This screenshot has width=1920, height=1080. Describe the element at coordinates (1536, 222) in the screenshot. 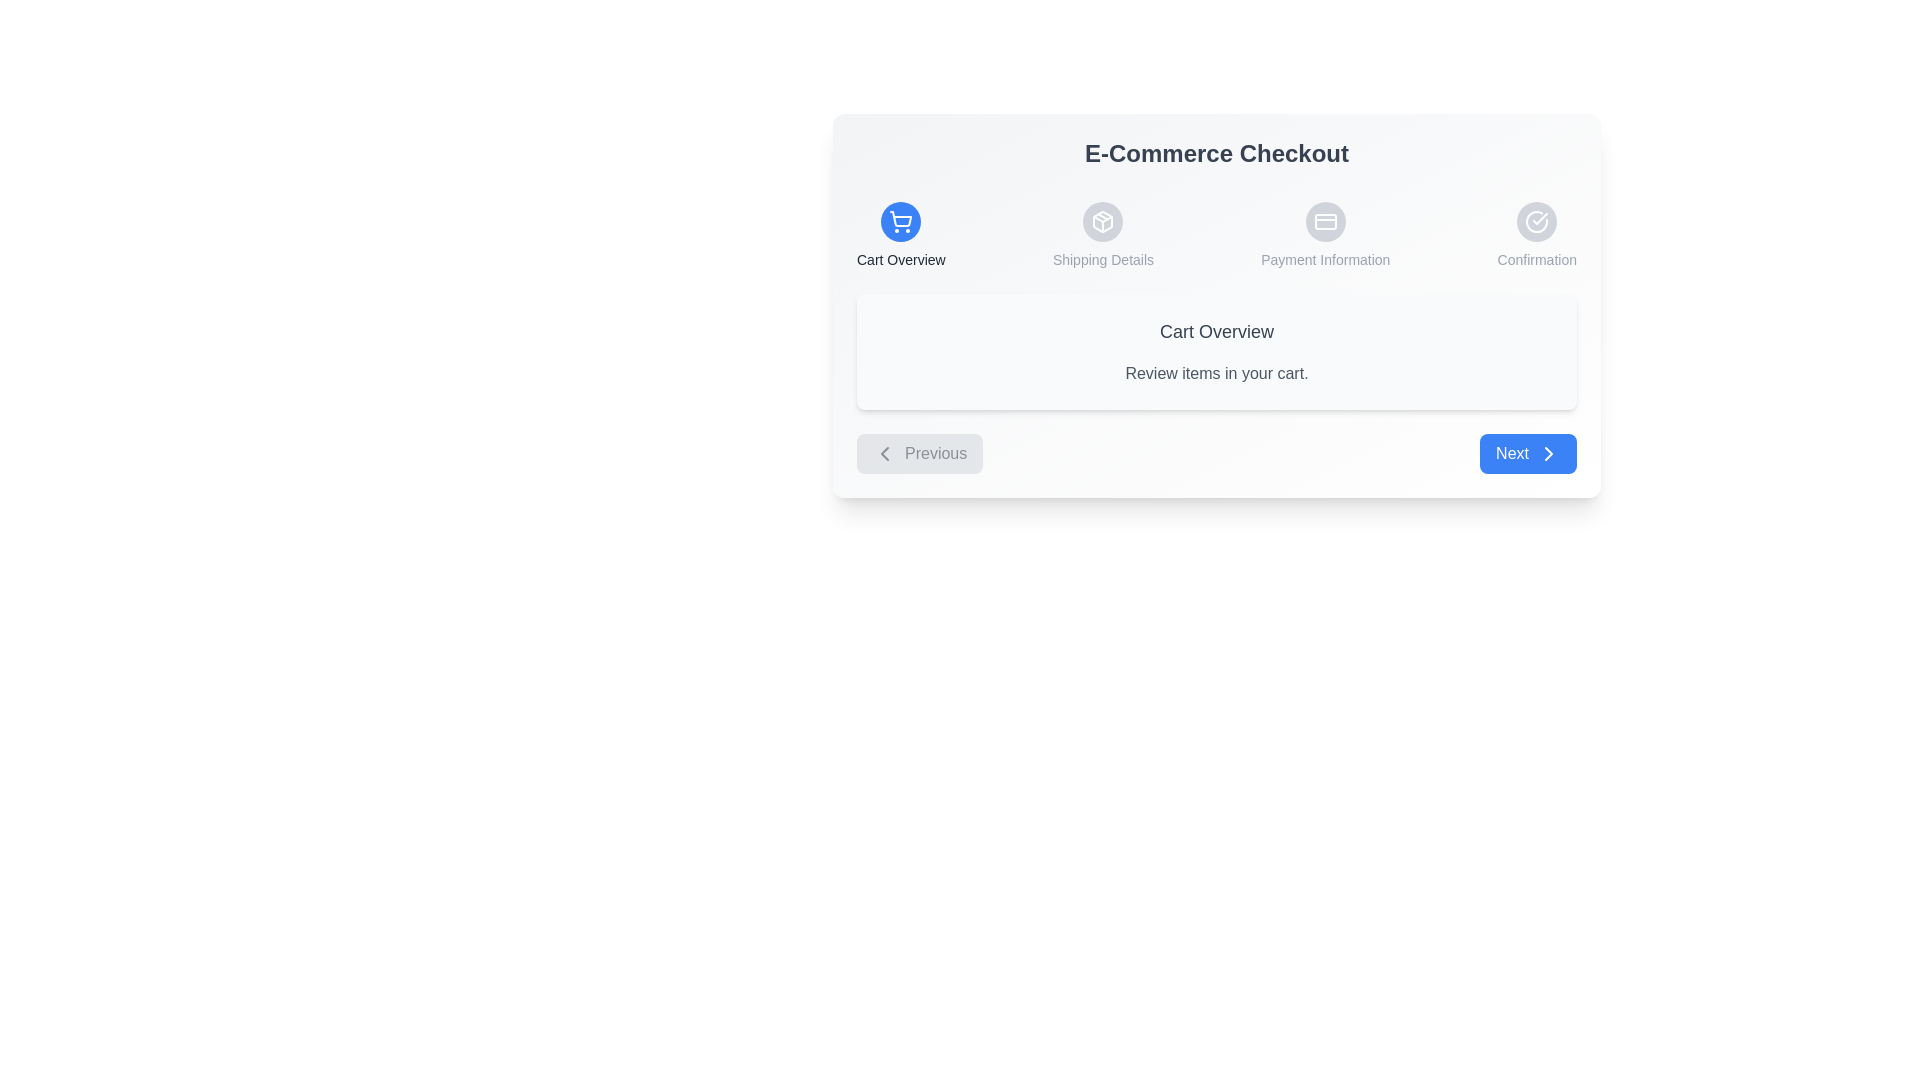

I see `the decorative indicator circular button with a checkmark icon located at the top-right section of the progress bar, which represents the final step labeled 'Confirmation'` at that location.